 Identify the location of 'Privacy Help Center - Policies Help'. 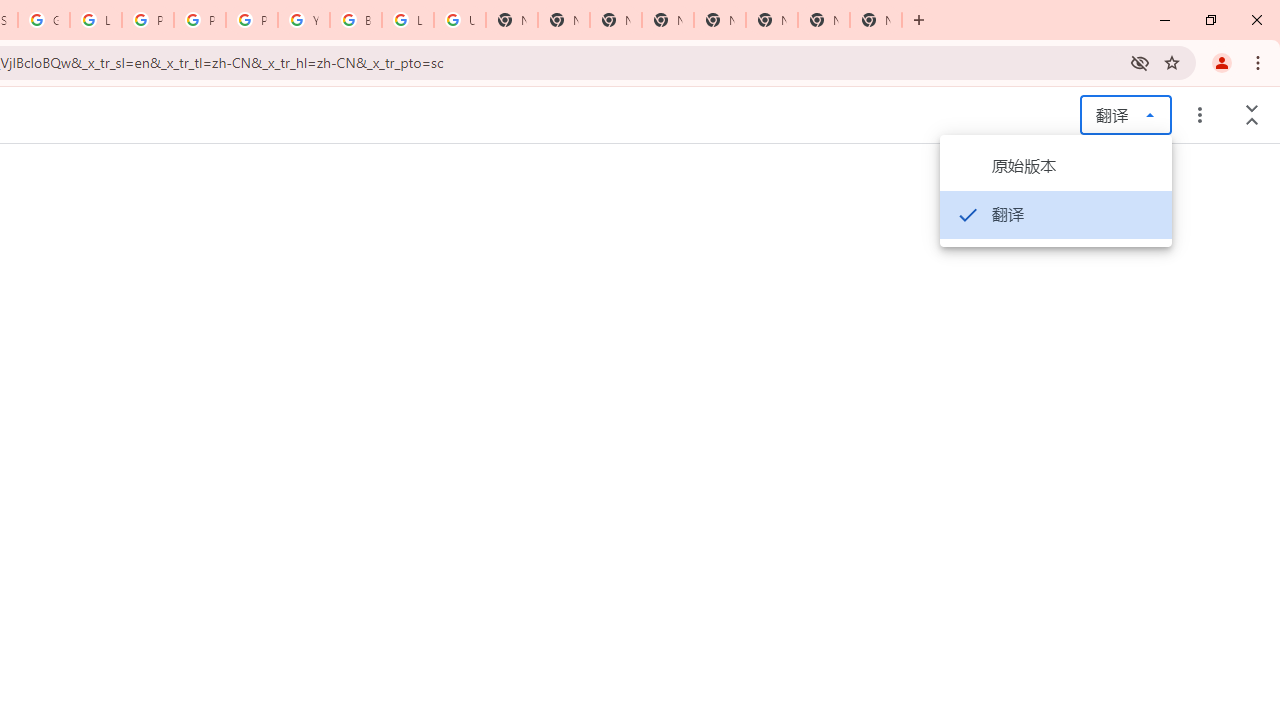
(146, 20).